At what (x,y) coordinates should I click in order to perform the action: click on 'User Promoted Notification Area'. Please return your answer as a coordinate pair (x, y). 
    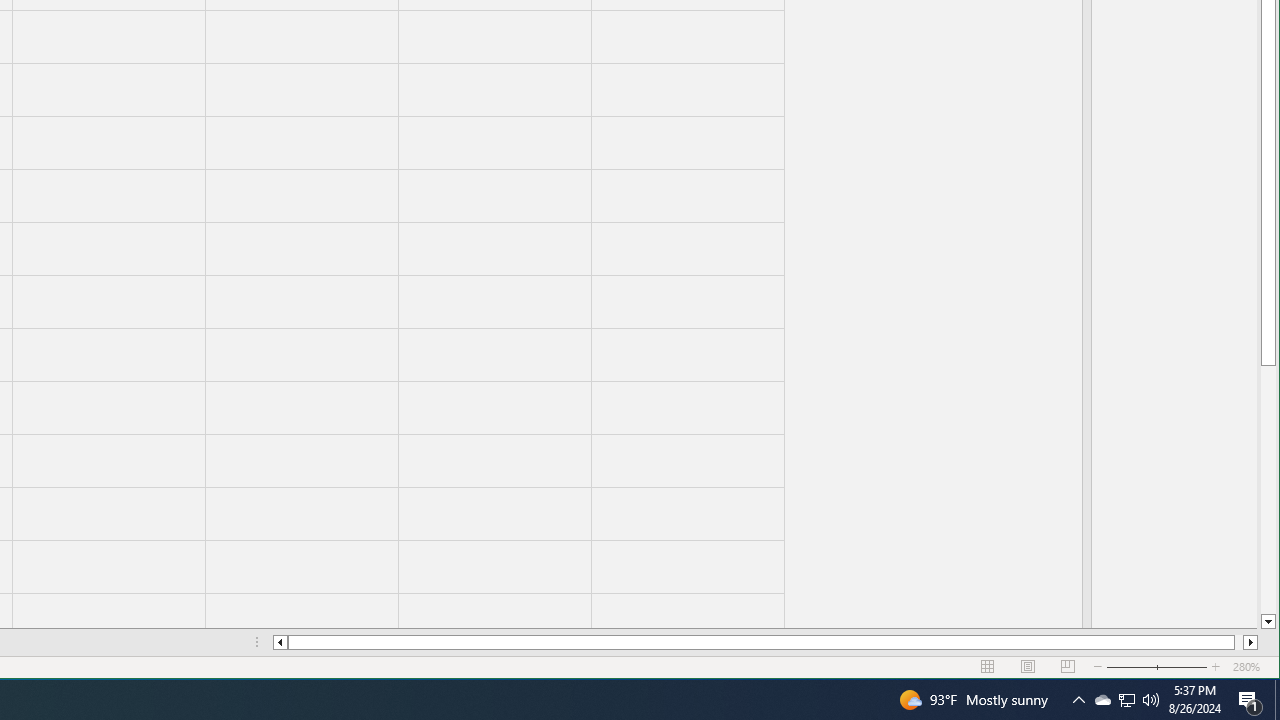
    Looking at the image, I should click on (1078, 698).